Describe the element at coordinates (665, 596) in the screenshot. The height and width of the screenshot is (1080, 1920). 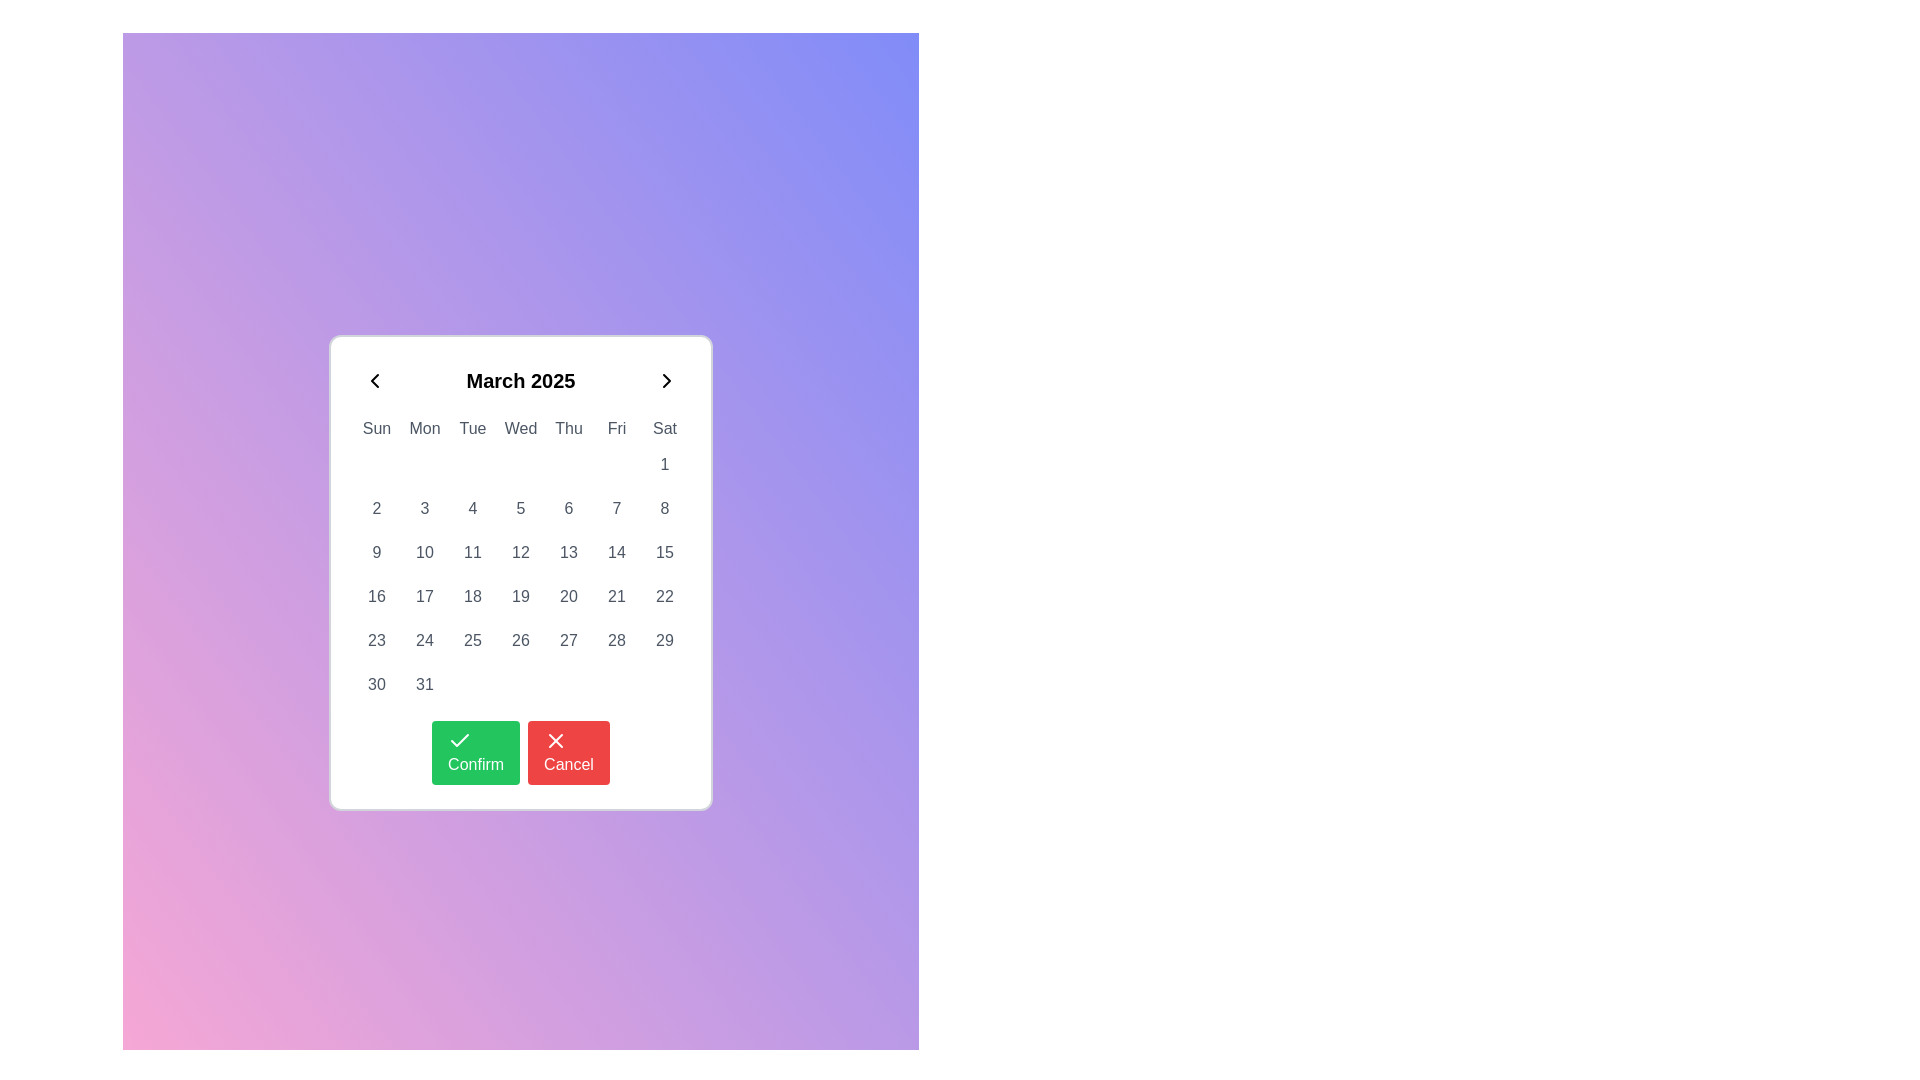
I see `the selectable calendar day button representing the 22nd day of the month, located under 'Sat' adjacent to '21'` at that location.